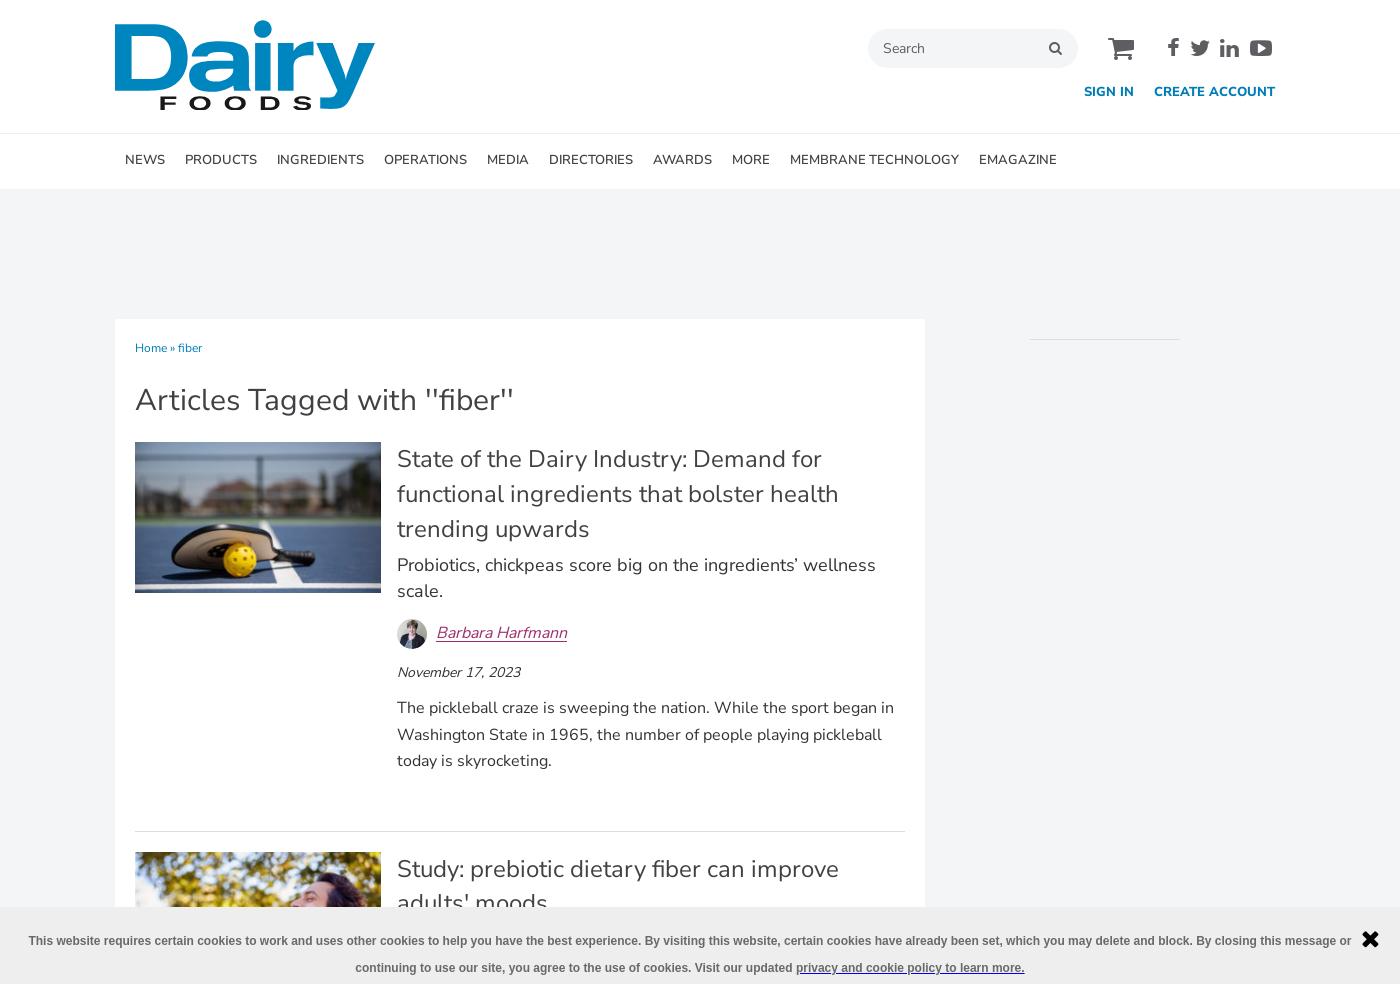  What do you see at coordinates (324, 399) in the screenshot?
I see `'Articles Tagged with ''fiber'''` at bounding box center [324, 399].